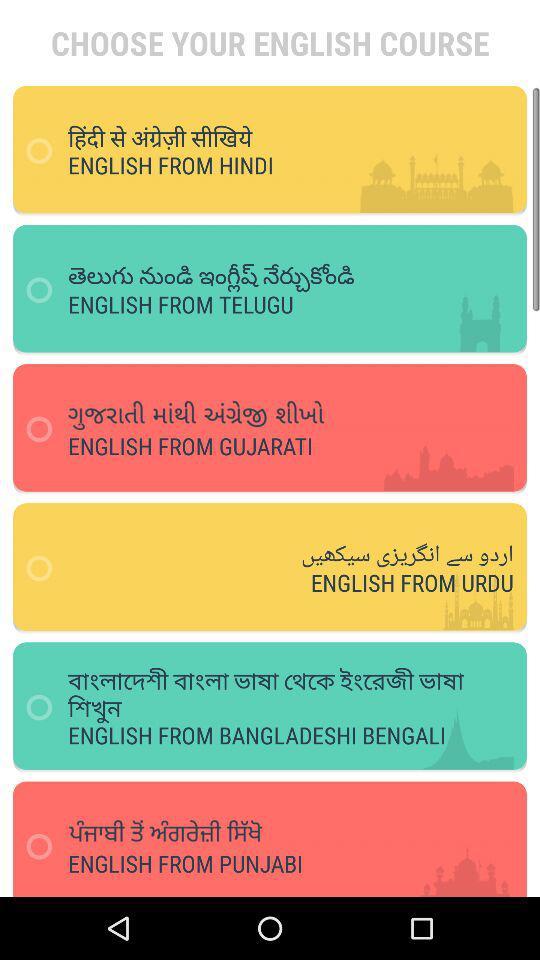  I want to click on radio button which is left of english from bangladeshi bengali, so click(46, 708).